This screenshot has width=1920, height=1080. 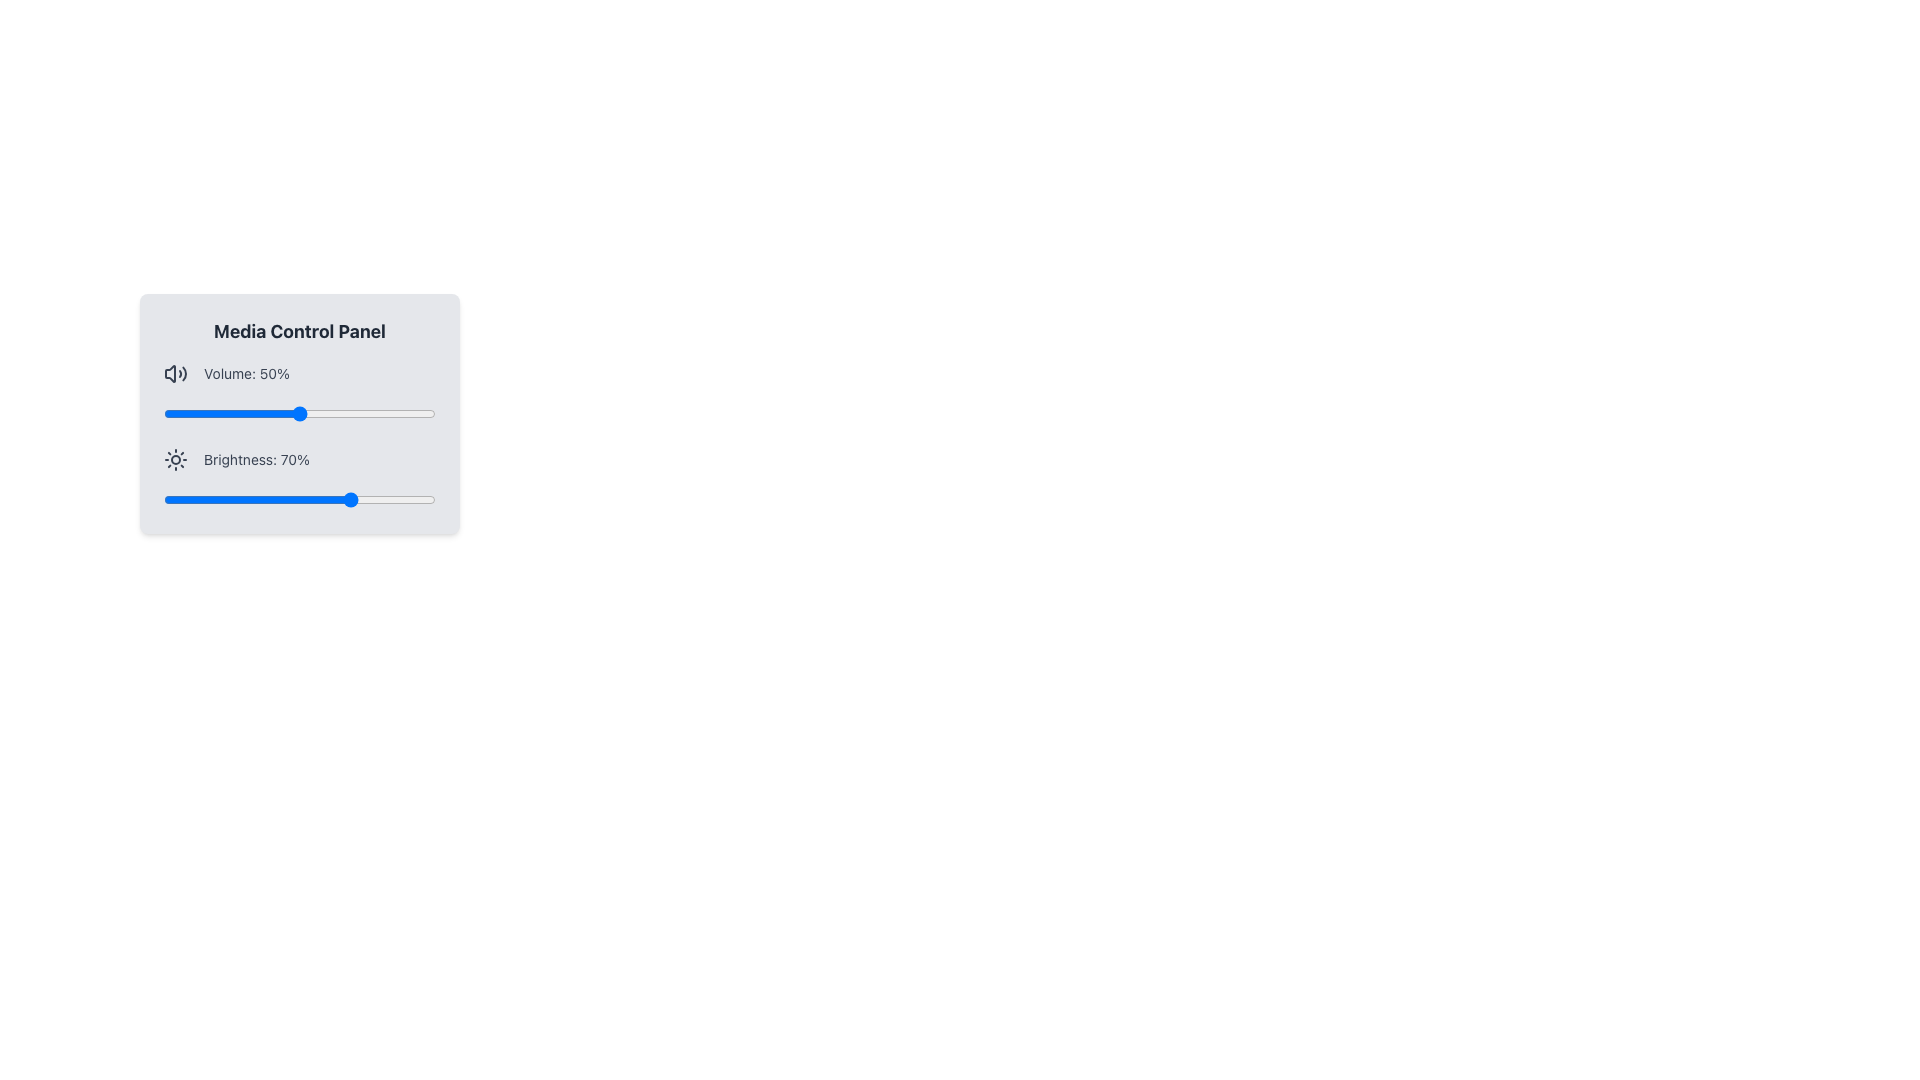 What do you see at coordinates (327, 412) in the screenshot?
I see `the slider value` at bounding box center [327, 412].